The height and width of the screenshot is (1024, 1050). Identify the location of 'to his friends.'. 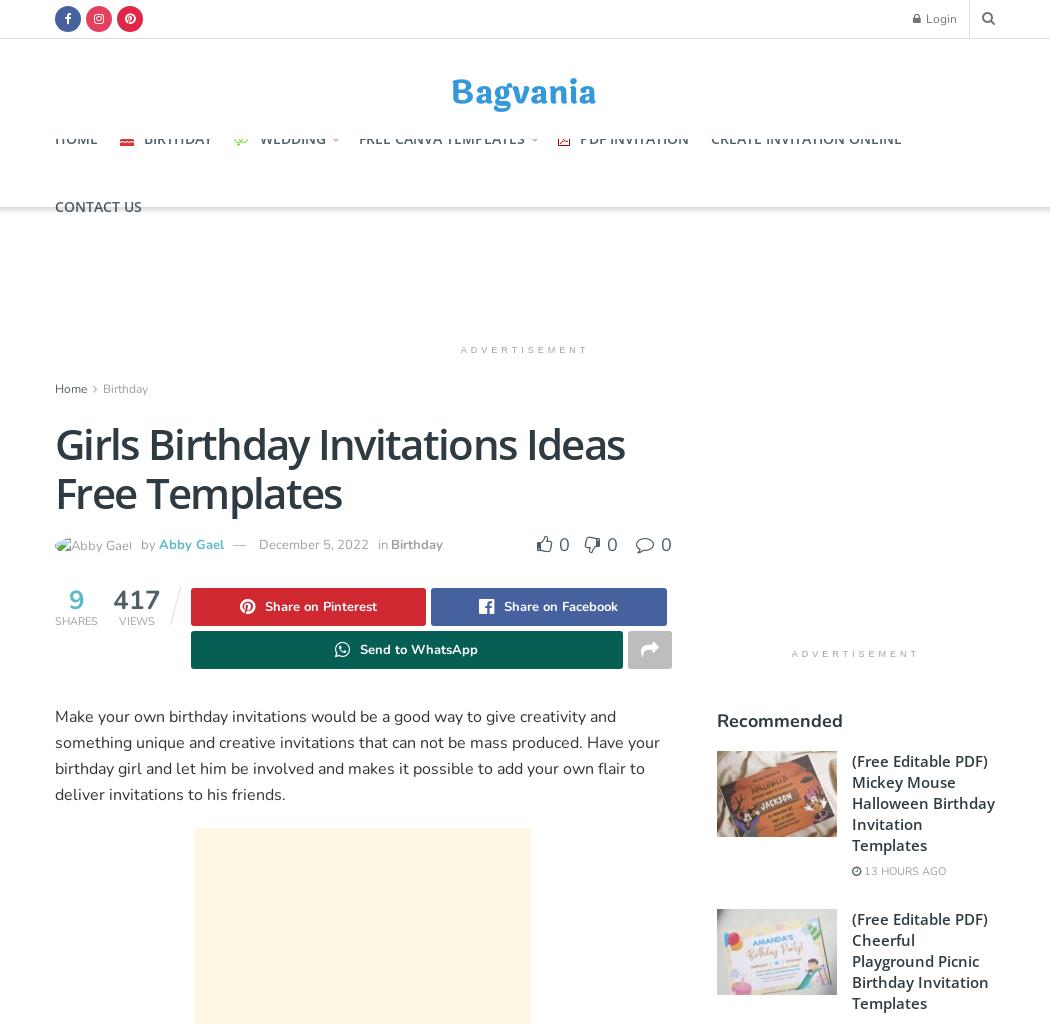
(236, 795).